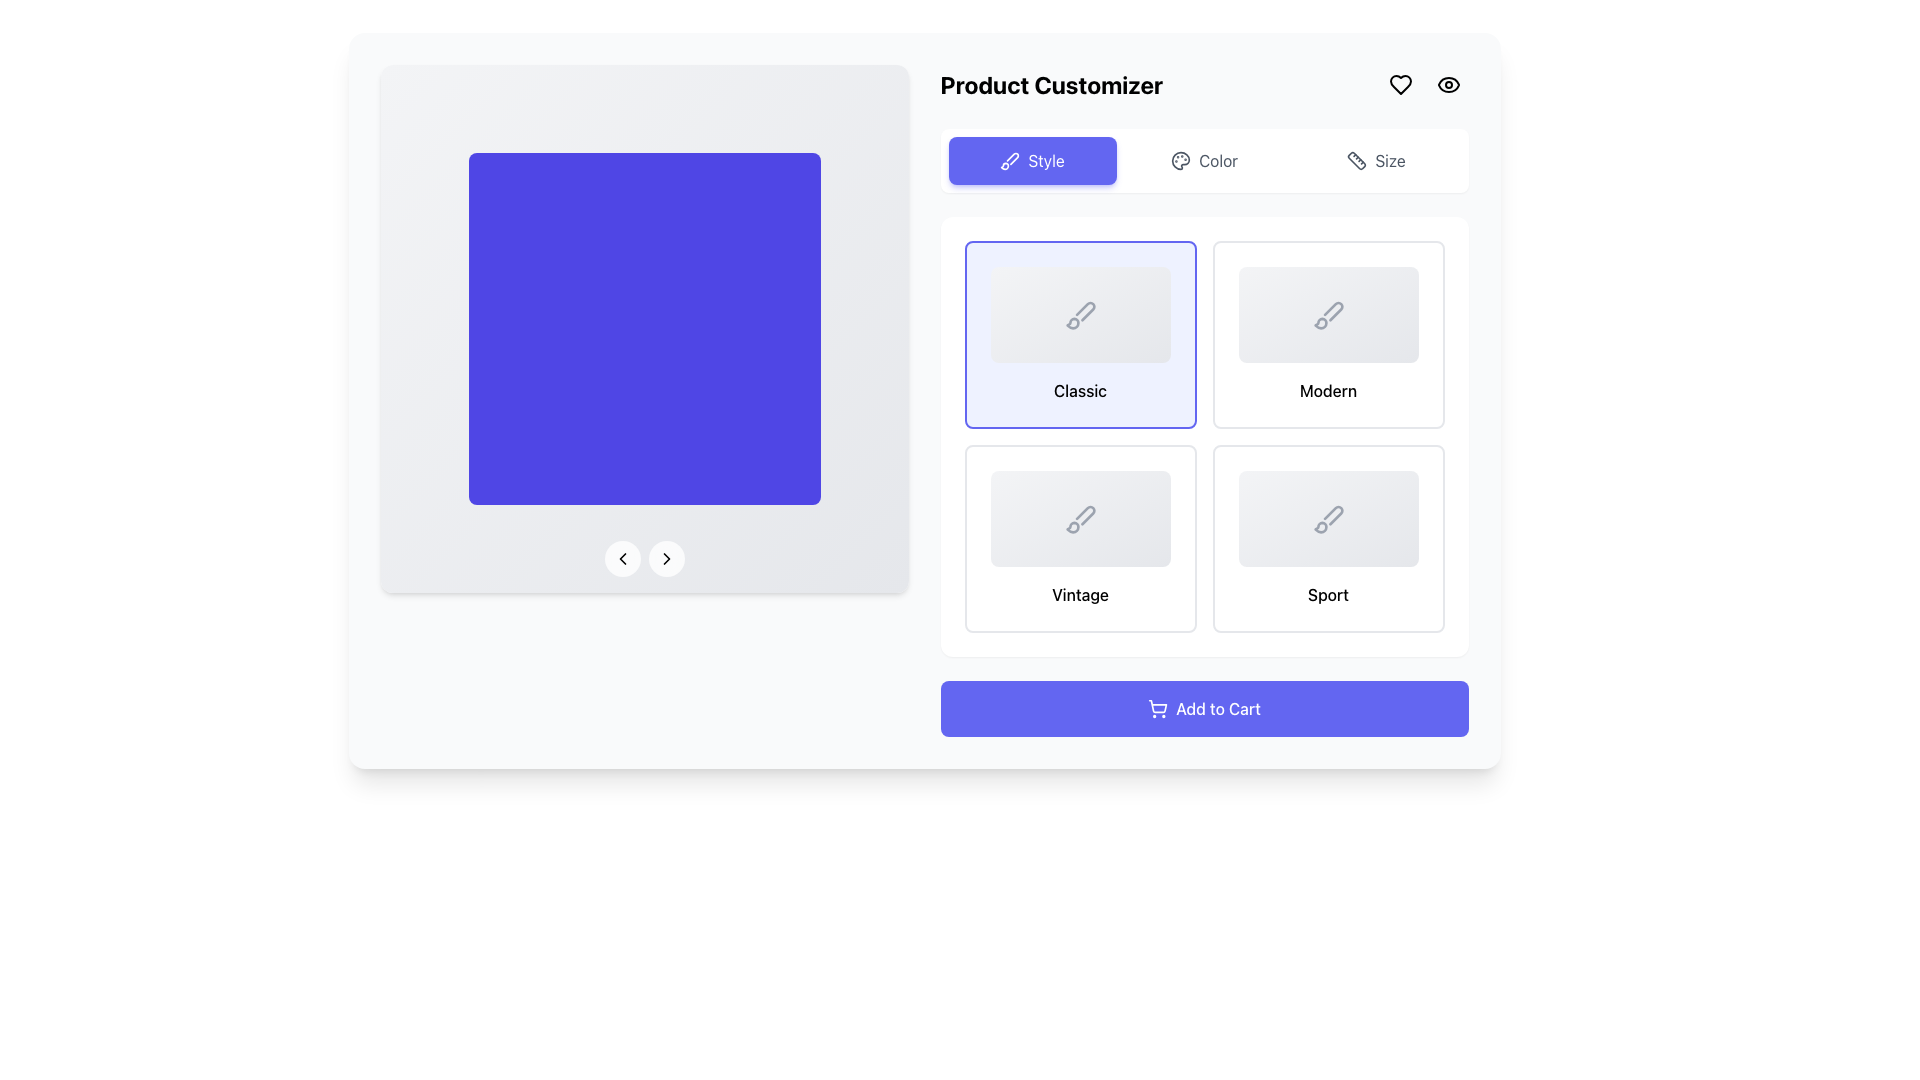  Describe the element at coordinates (1328, 315) in the screenshot. I see `the brush icon outlined in gray, located in the 'Modern' style option at the top right of the style selection grid` at that location.